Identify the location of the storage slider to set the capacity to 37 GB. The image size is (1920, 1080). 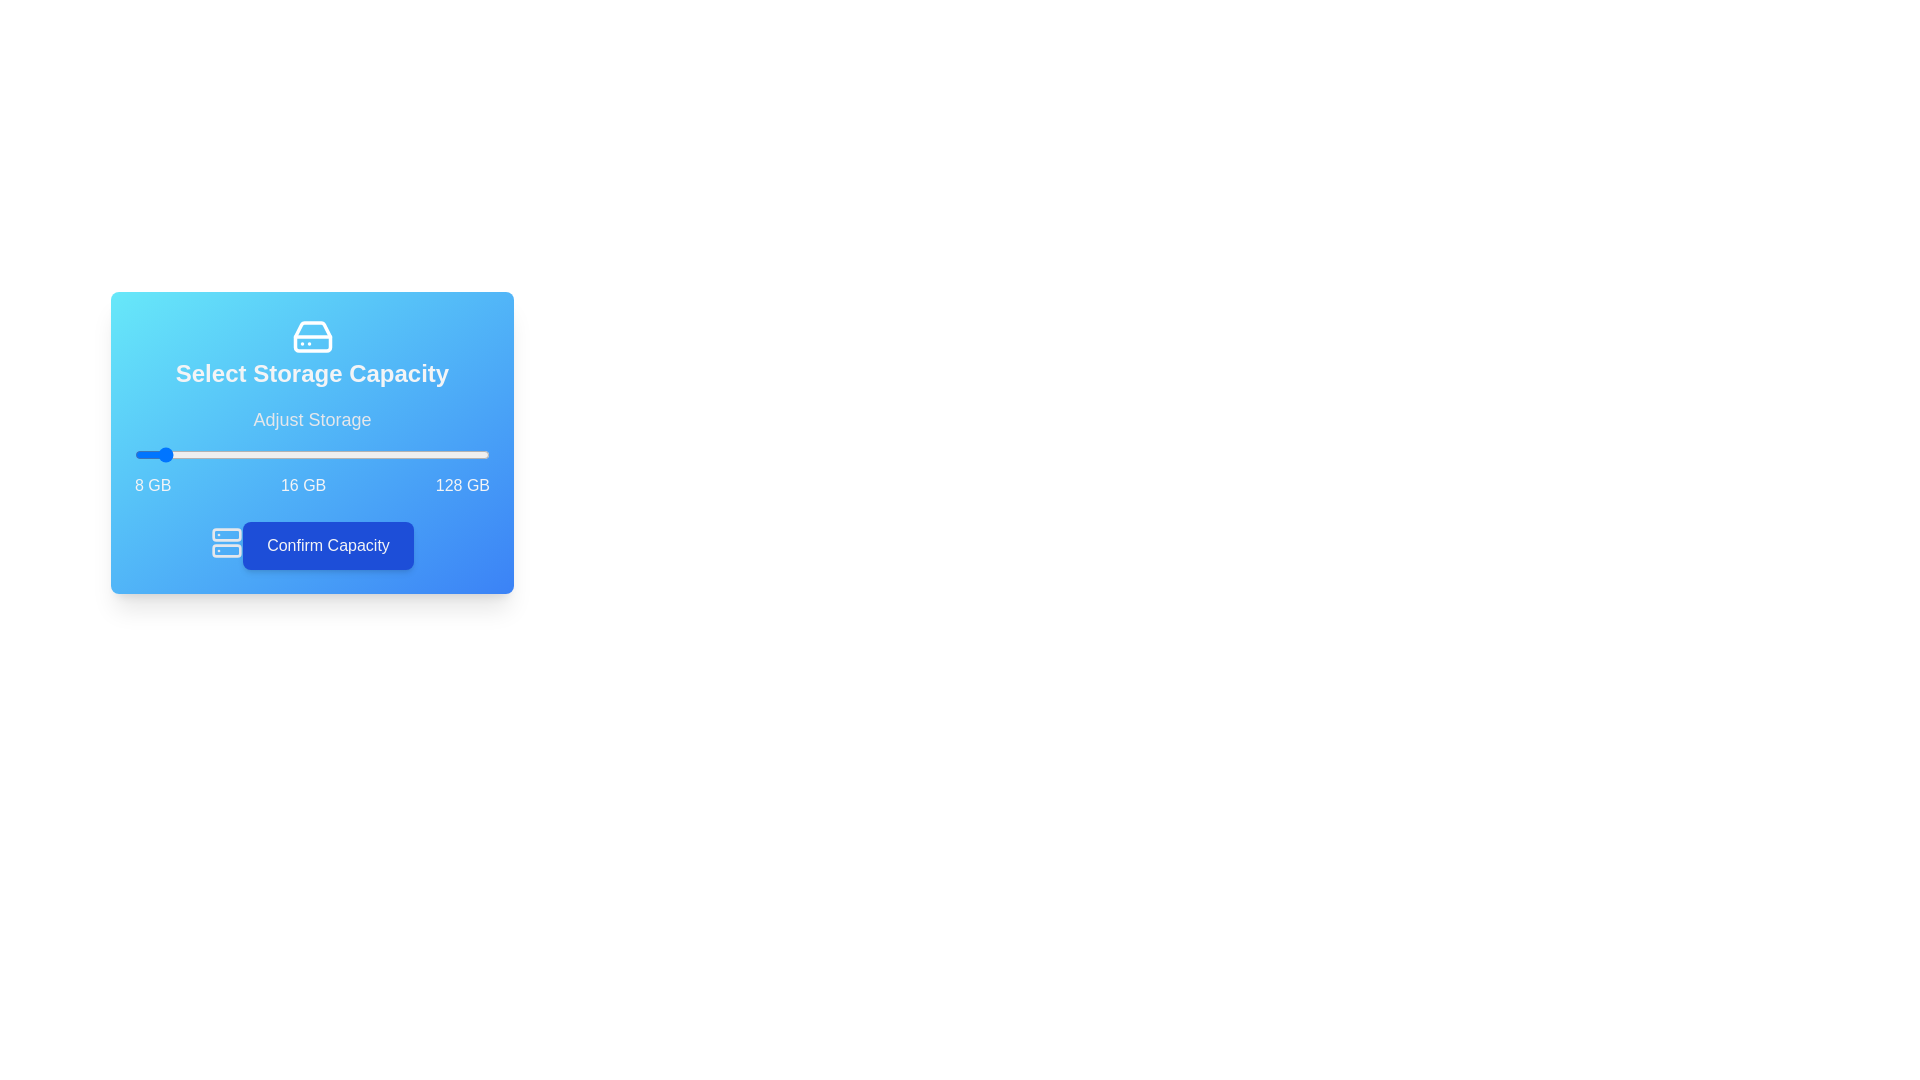
(220, 455).